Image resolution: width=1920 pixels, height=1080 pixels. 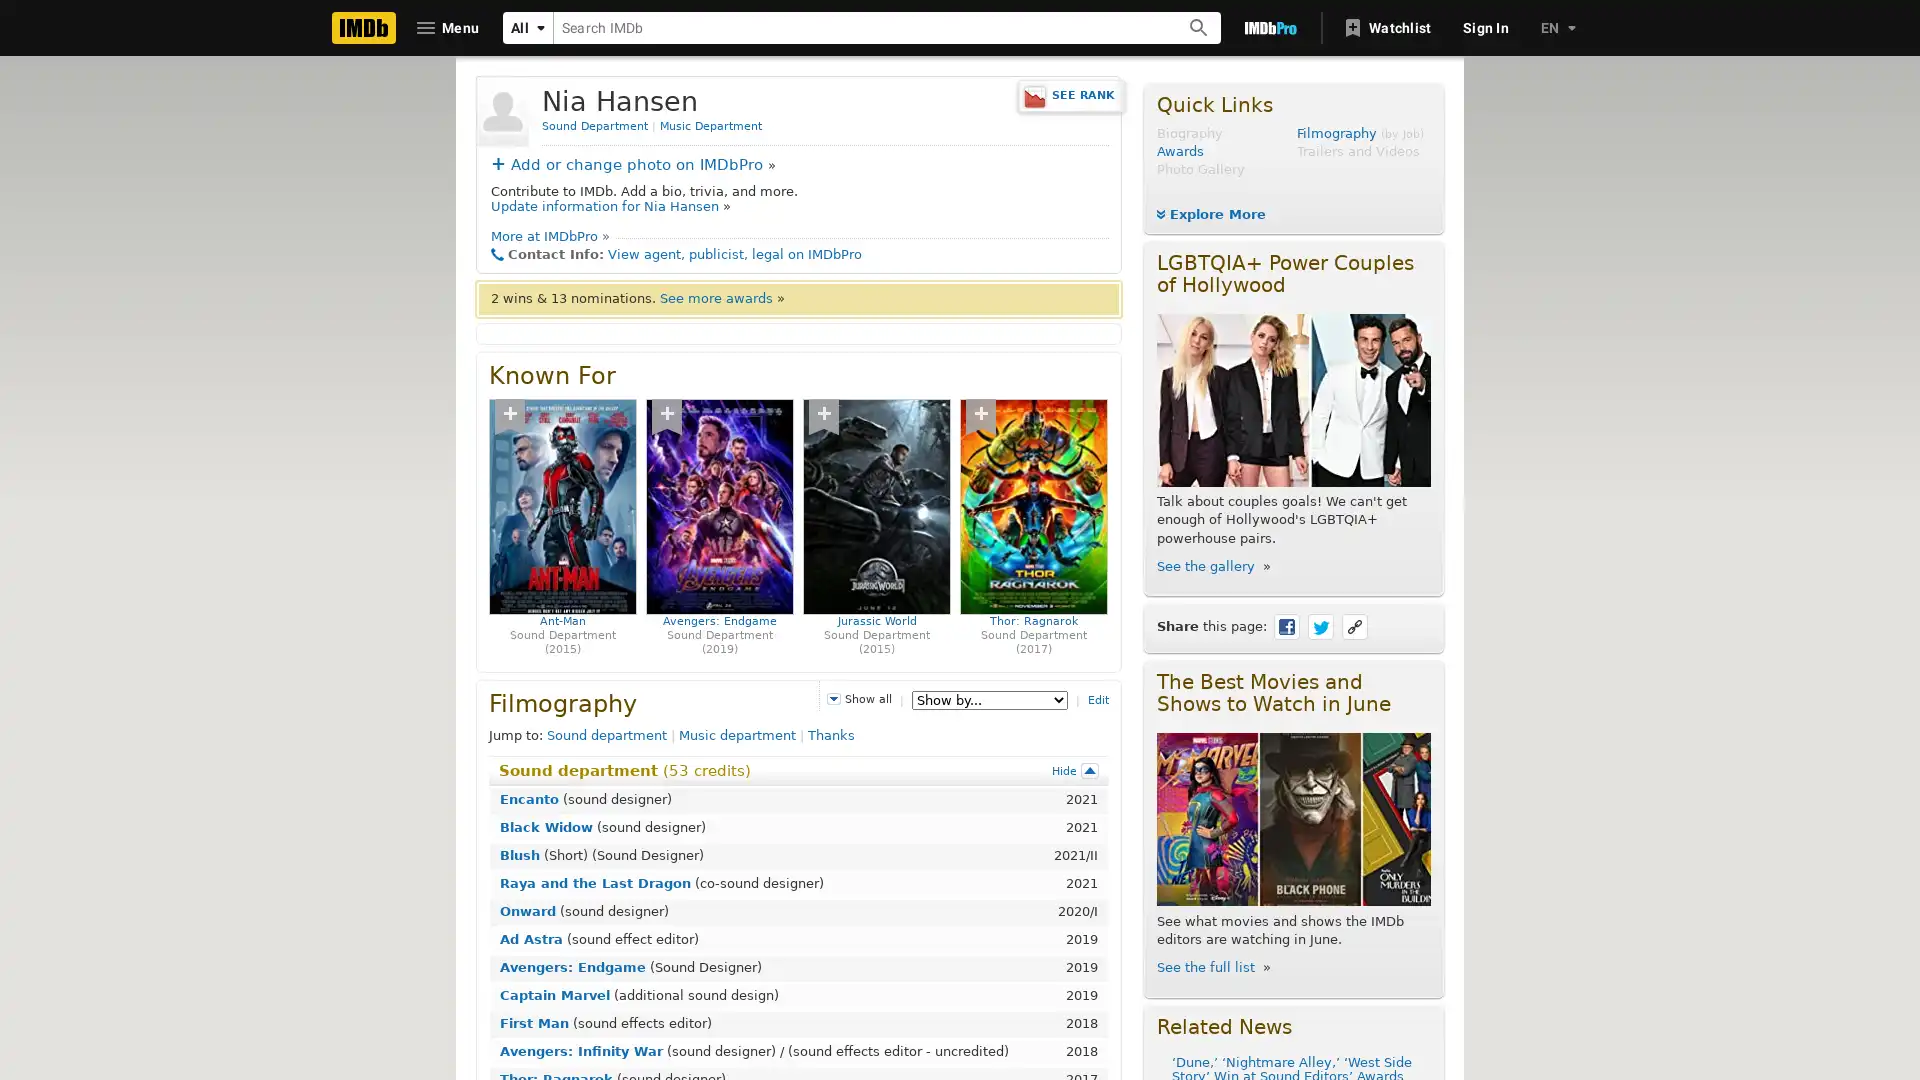 What do you see at coordinates (1387, 27) in the screenshot?
I see `Watchlist` at bounding box center [1387, 27].